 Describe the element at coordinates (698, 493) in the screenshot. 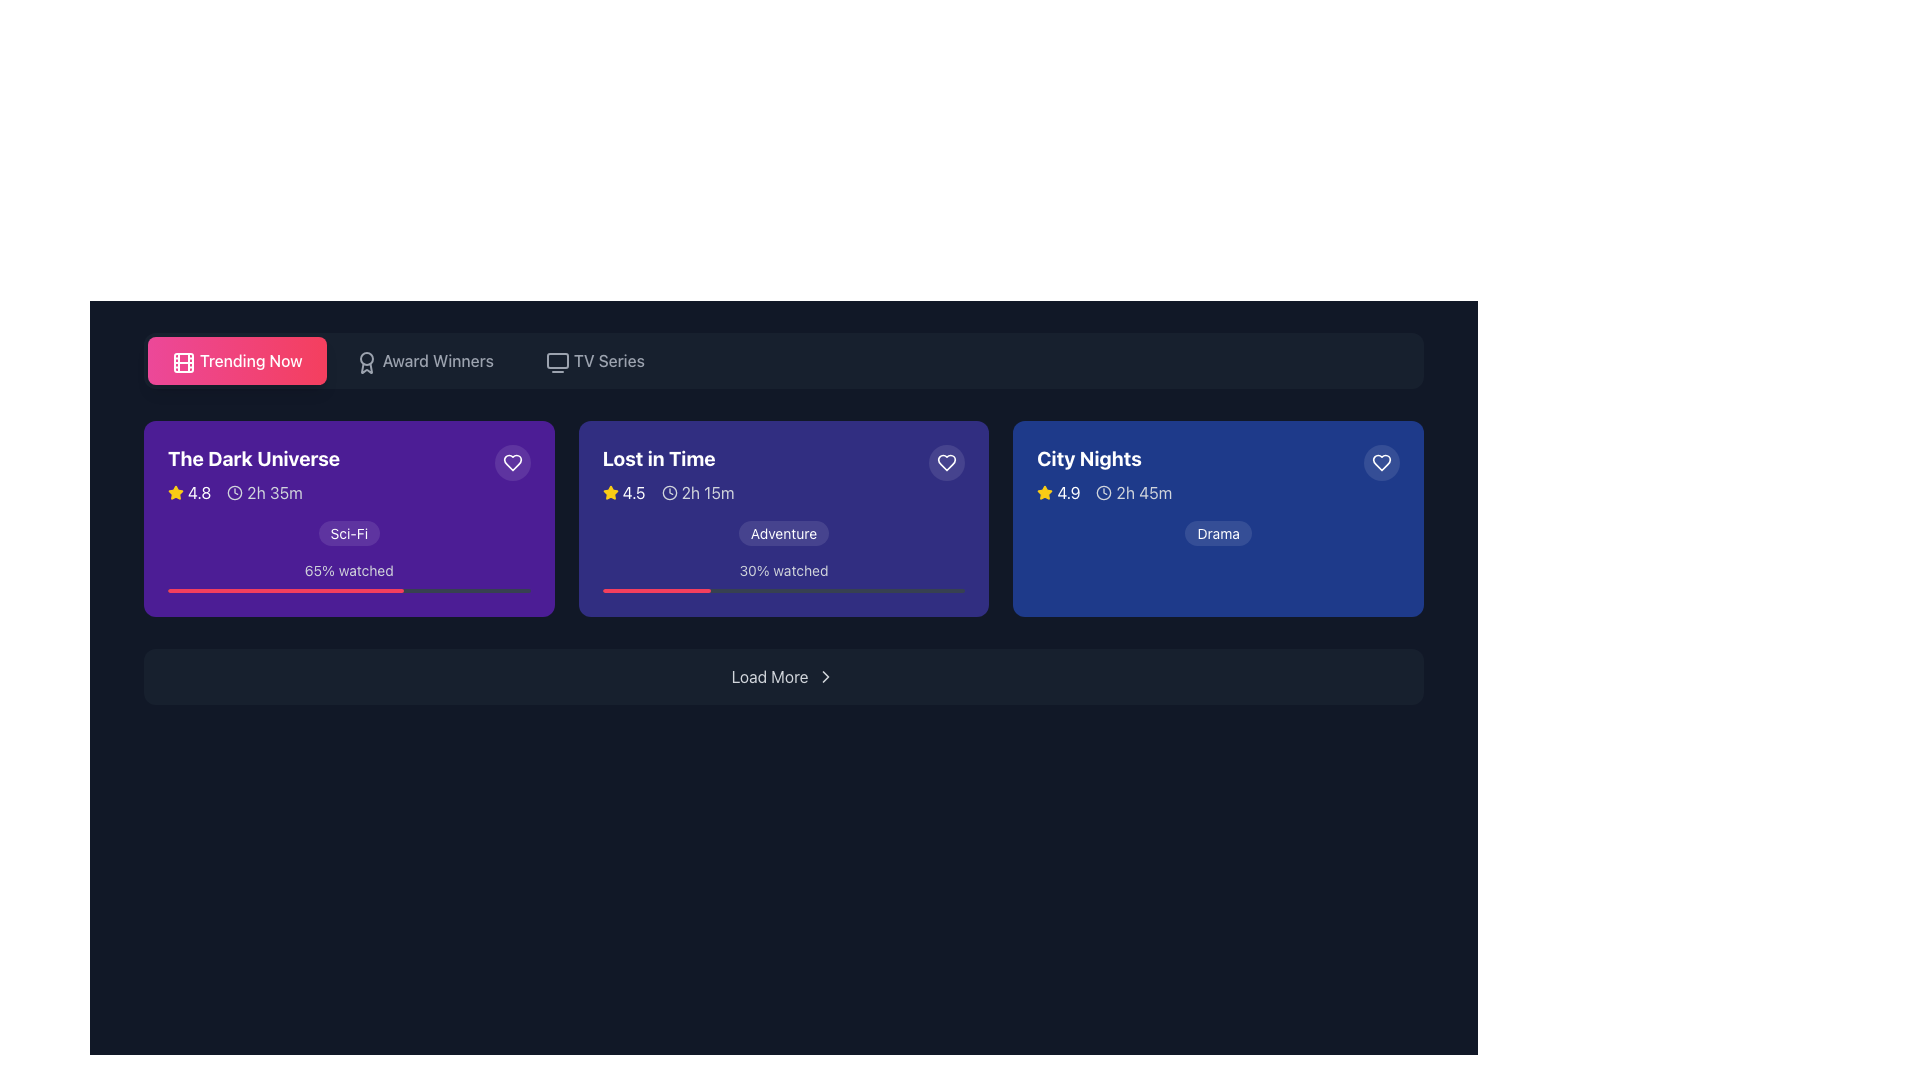

I see `displayed duration from the text label located below the yellow star icon and '4.5' rating text in the second card titled 'Lost in Time'` at that location.